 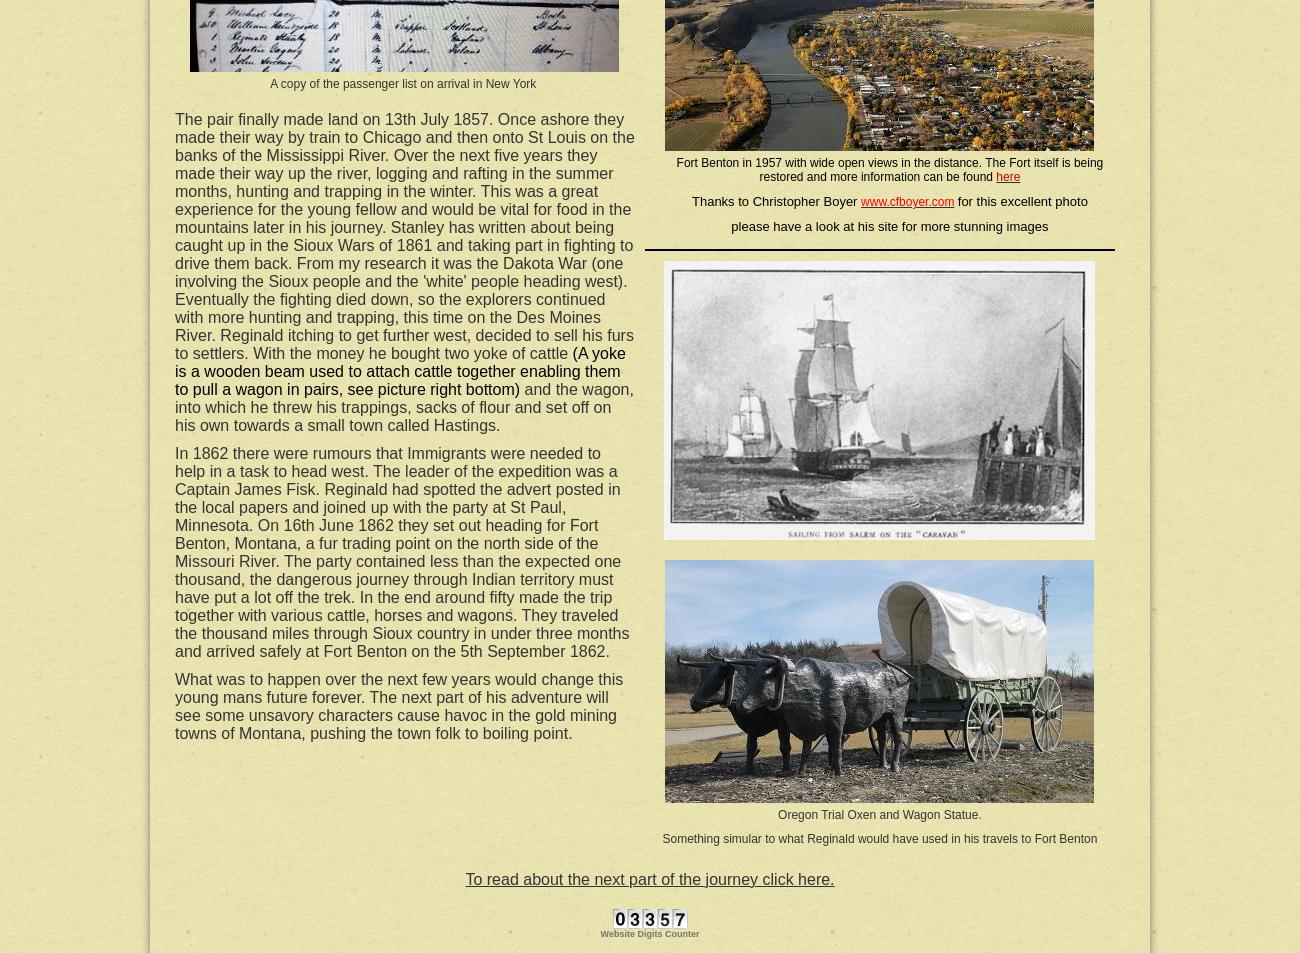 I want to click on 'please have a look at his site for more stunning images', so click(x=888, y=225).